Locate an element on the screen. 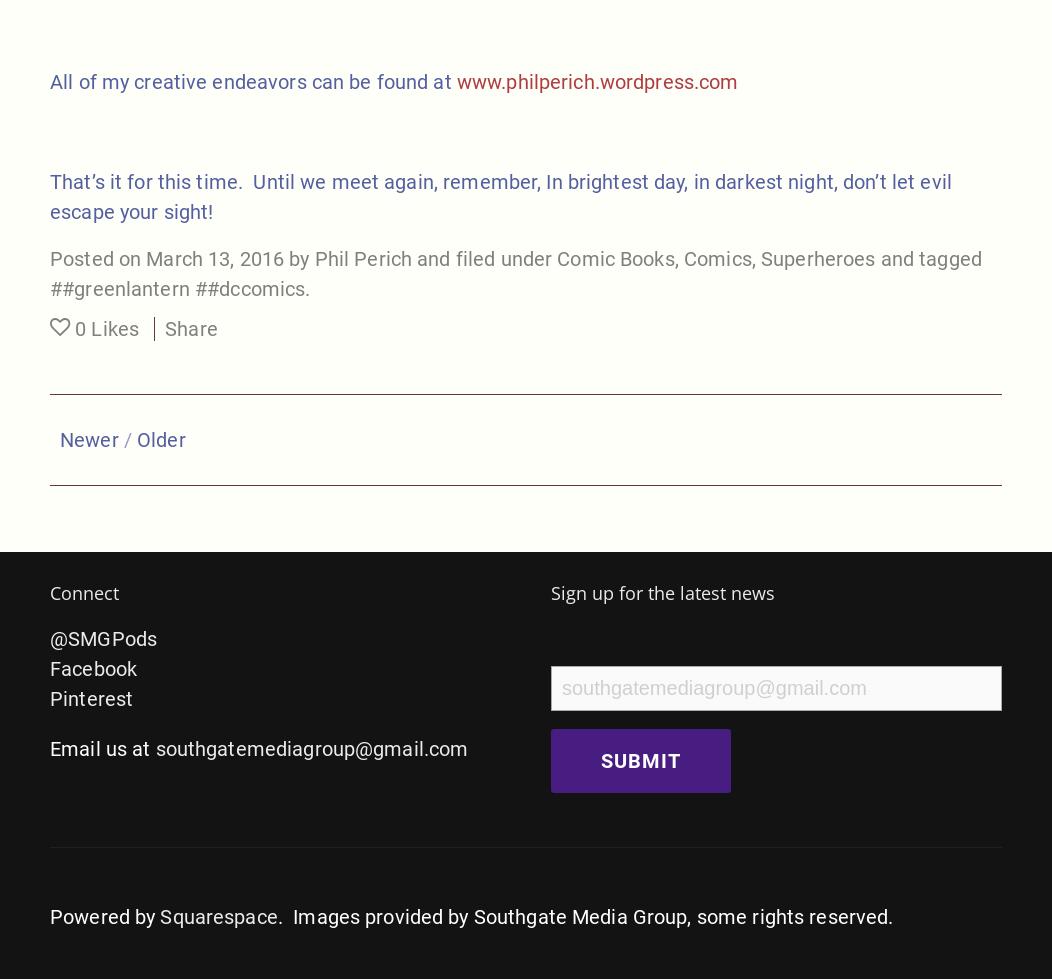 The width and height of the screenshot is (1052, 979). 'All of my creative endeavors can be found at' is located at coordinates (252, 80).